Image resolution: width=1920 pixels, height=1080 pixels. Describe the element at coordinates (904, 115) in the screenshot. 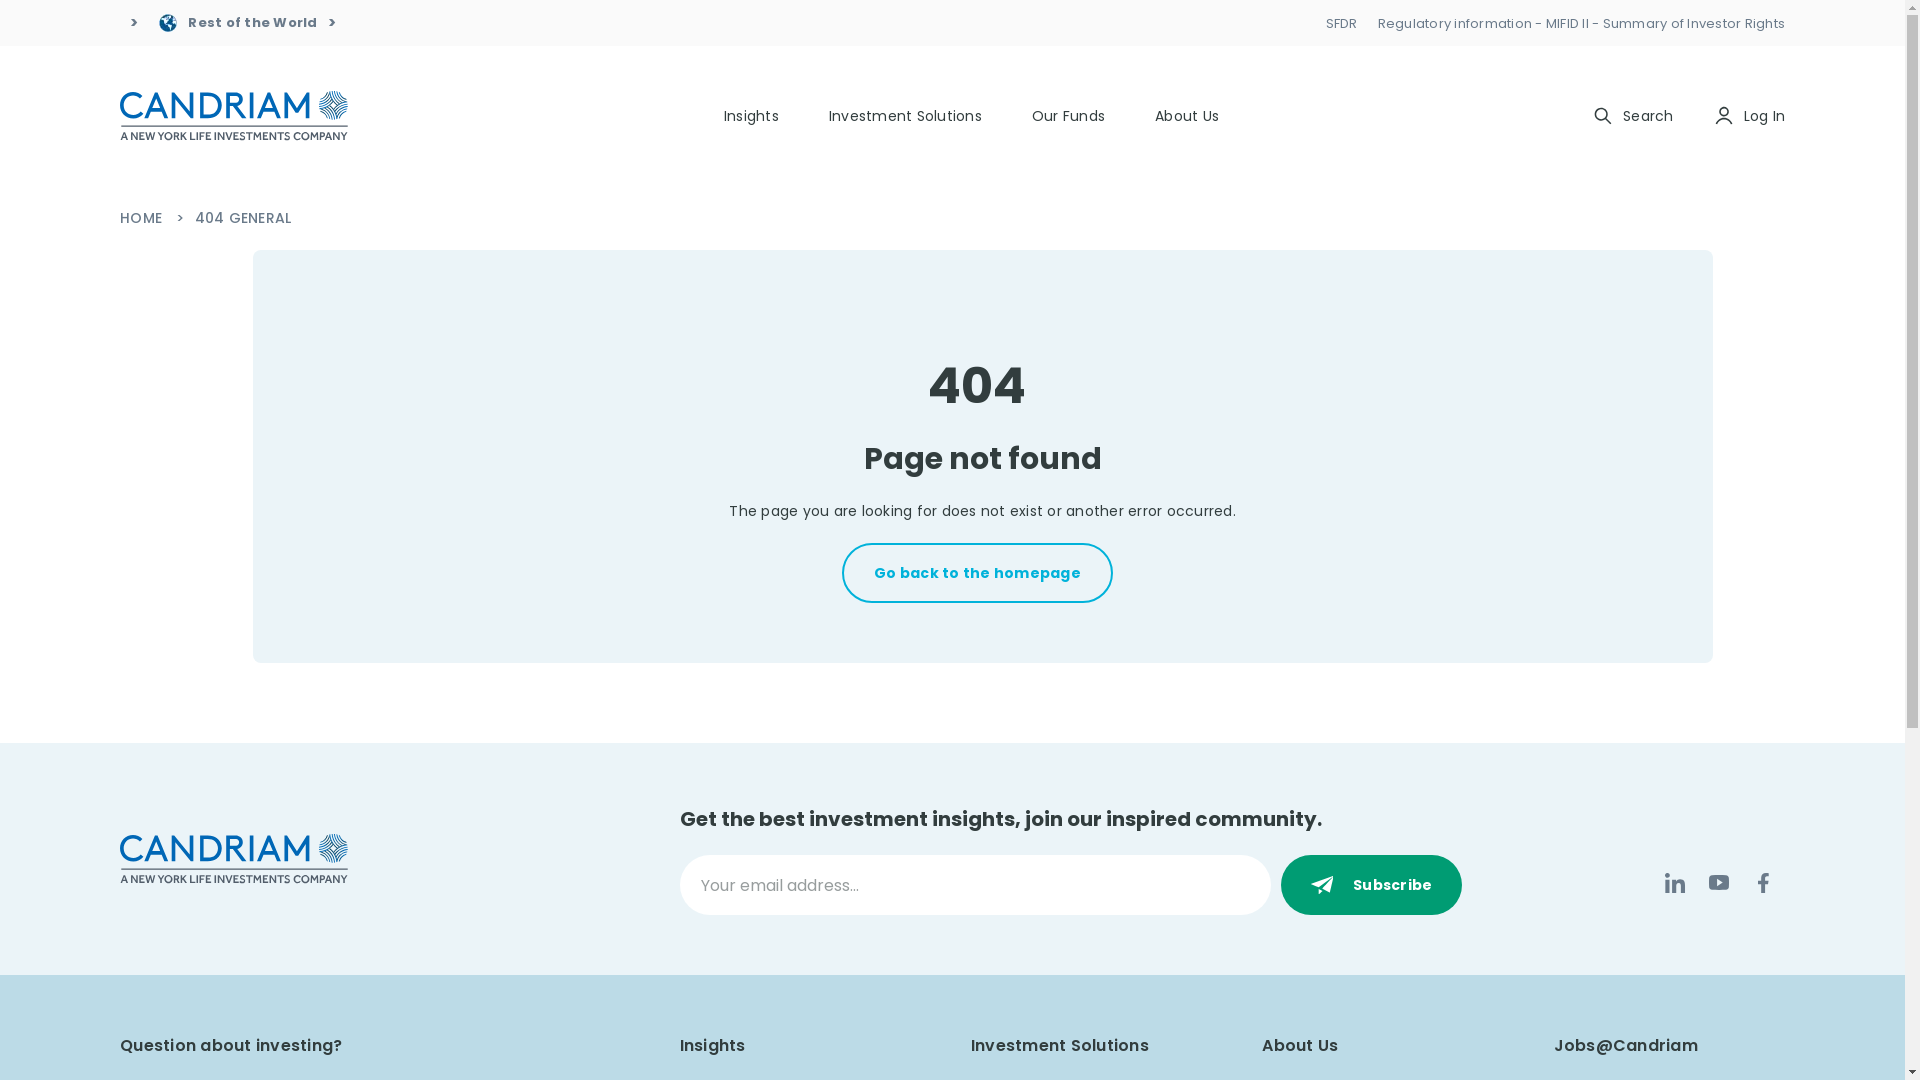

I see `'Investment Solutions'` at that location.